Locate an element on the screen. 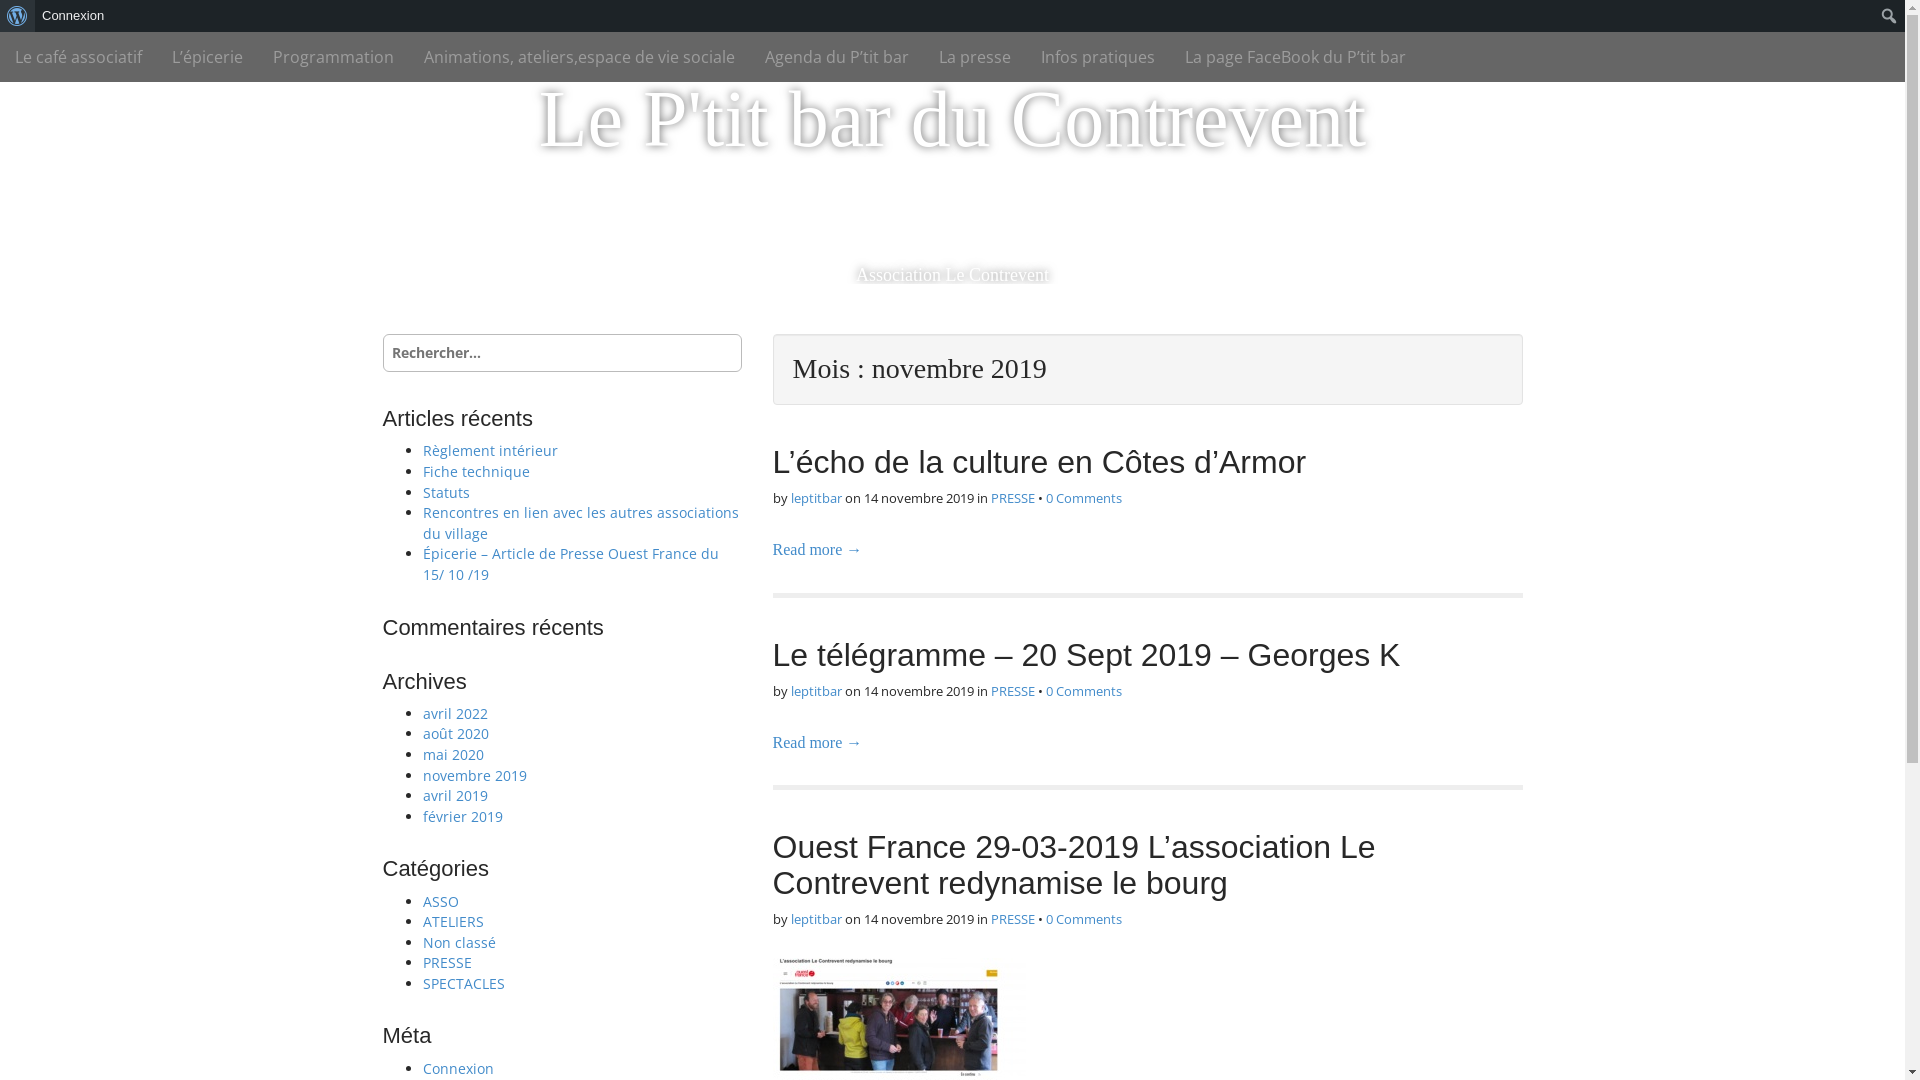 This screenshot has width=1920, height=1080. 'Rechercher' is located at coordinates (47, 19).